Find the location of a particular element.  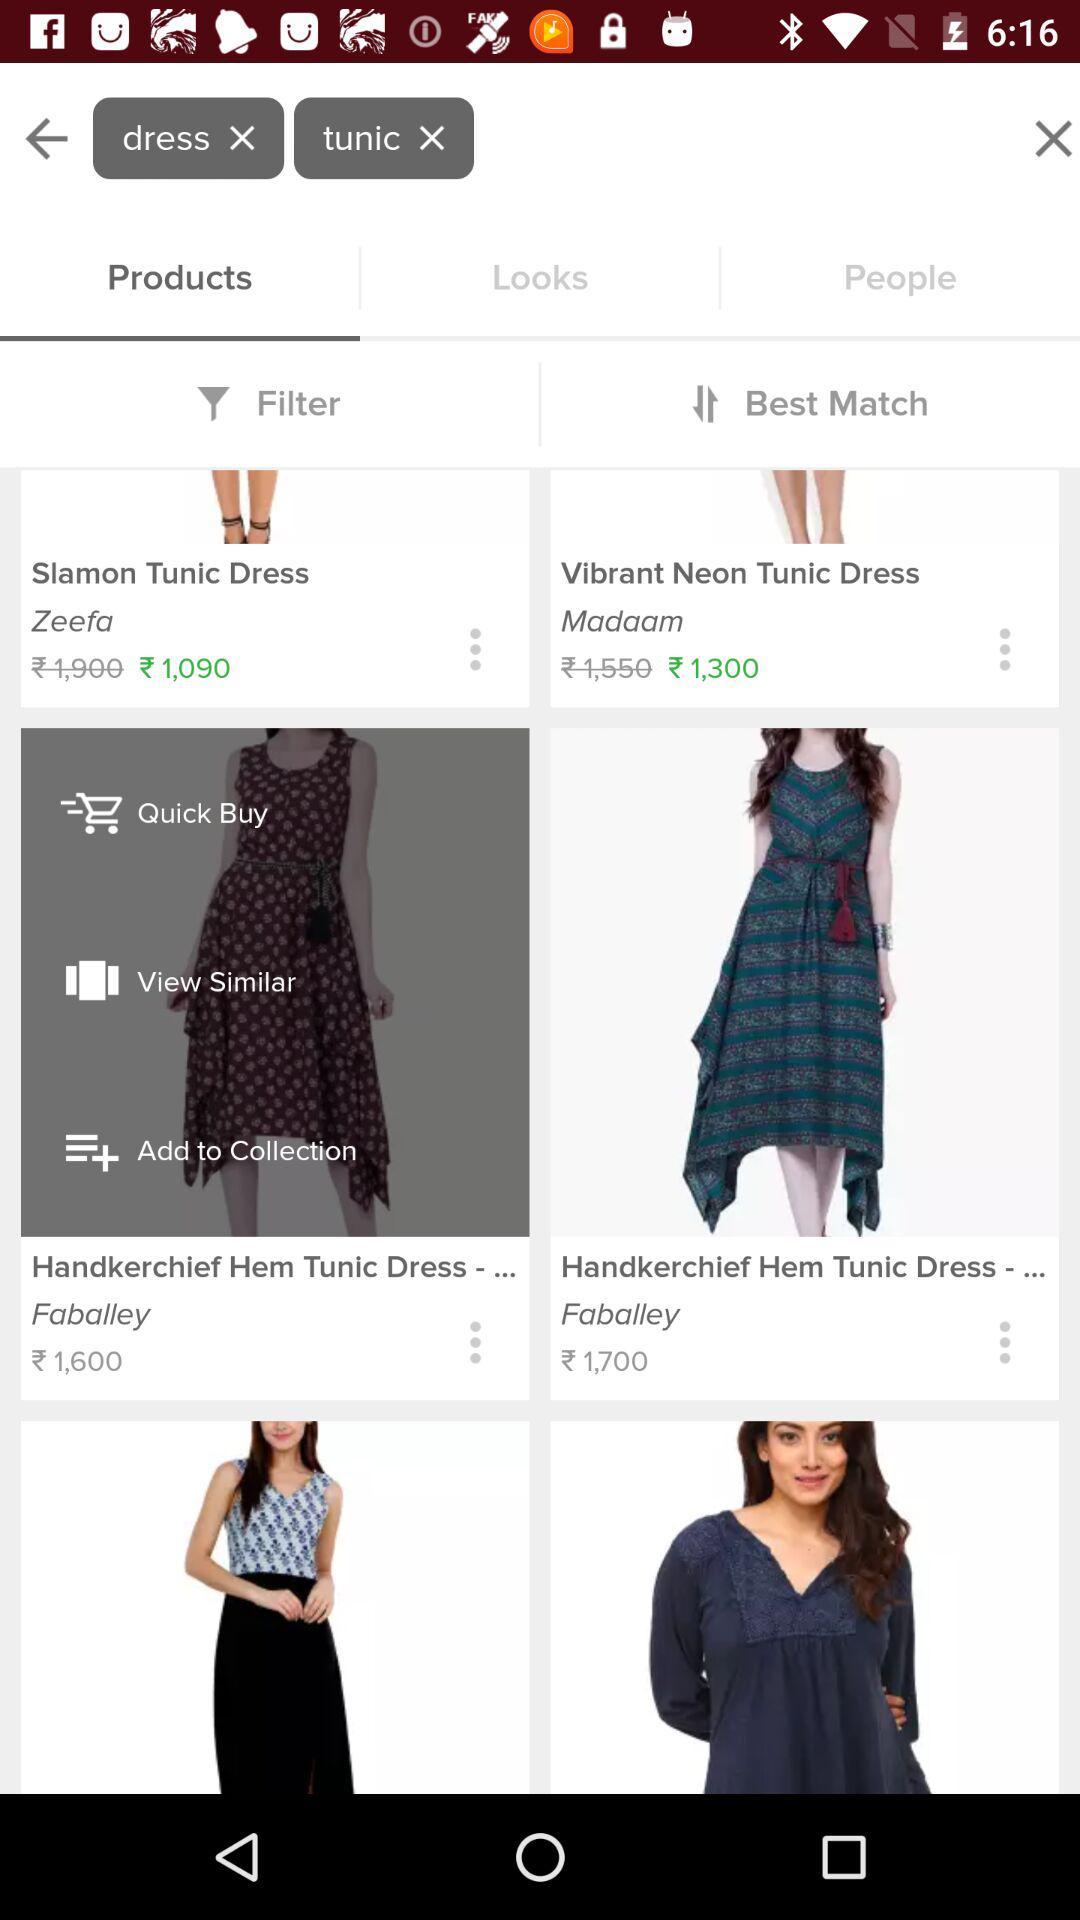

the picture above the vibrant neon tunic dress is located at coordinates (804, 507).